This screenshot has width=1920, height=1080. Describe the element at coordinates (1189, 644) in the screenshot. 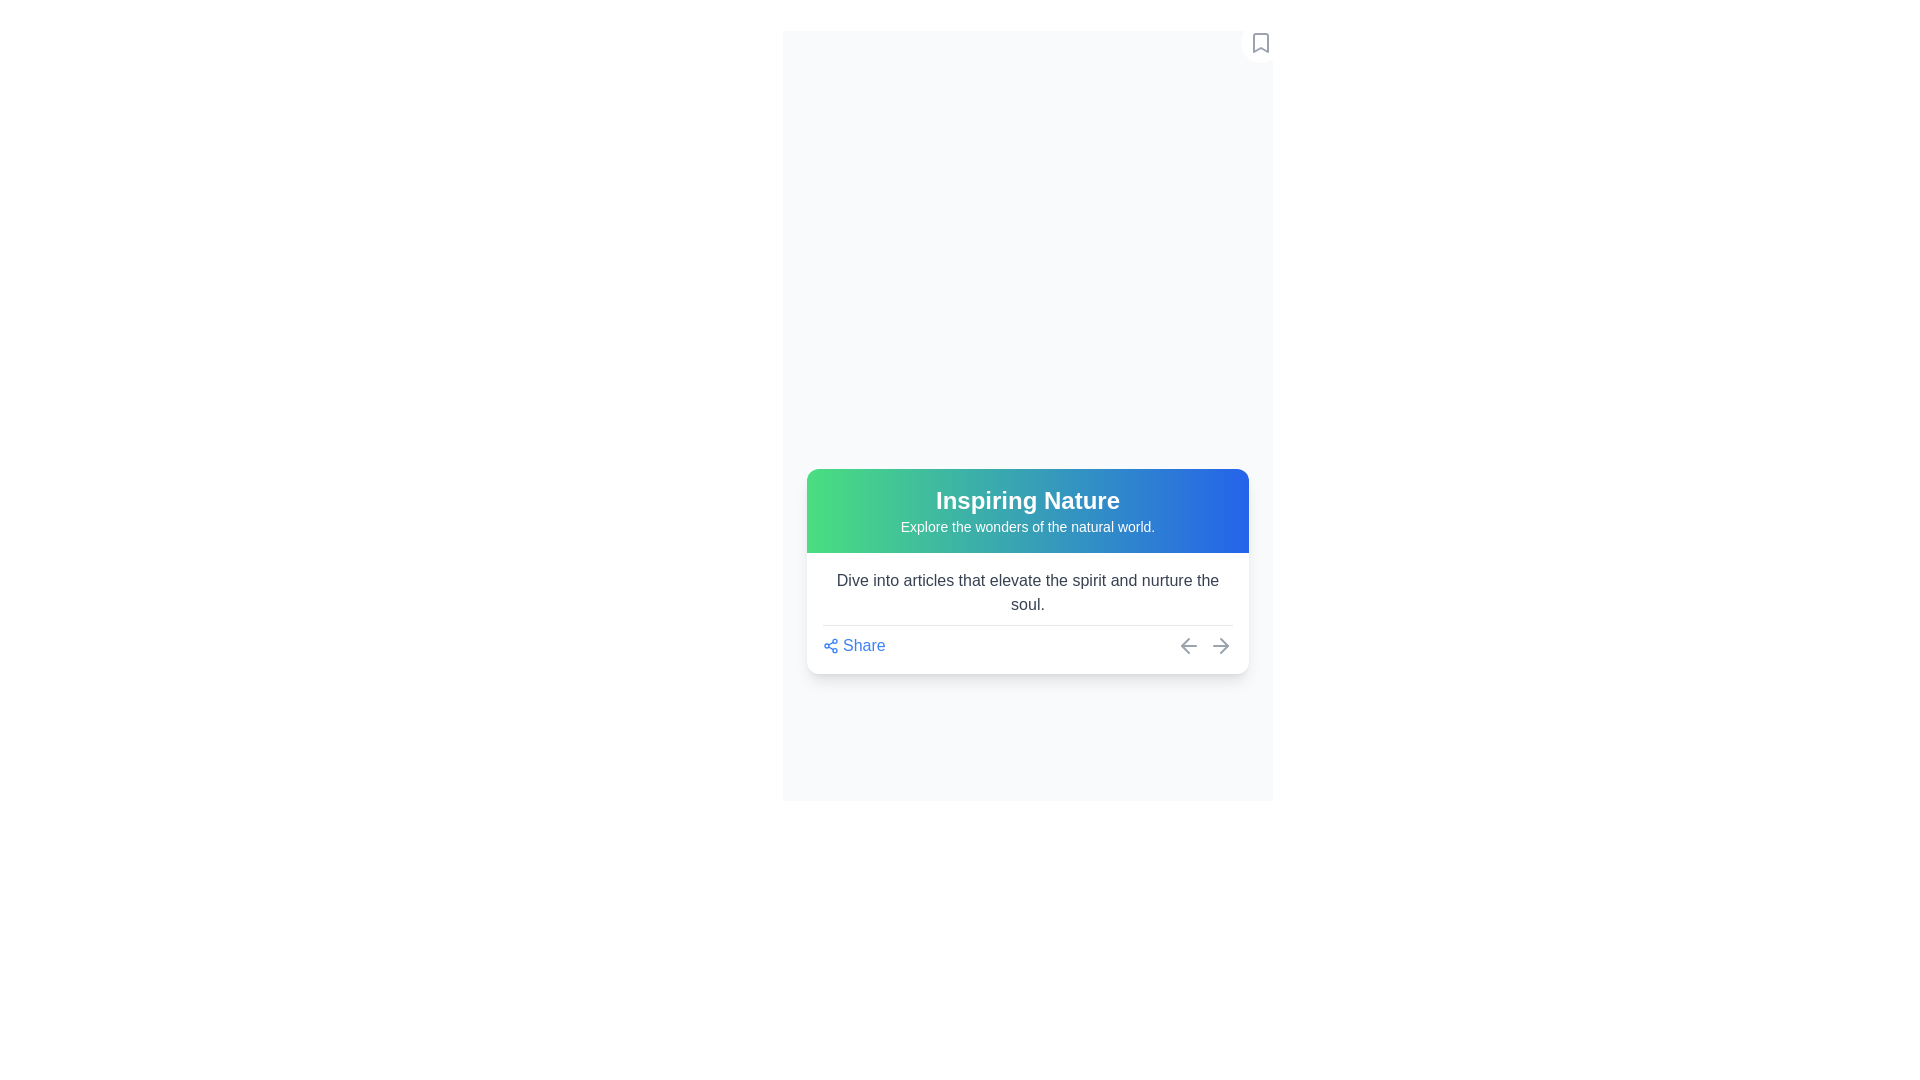

I see `the left arrow icon button located at the bottom right of the 'Inspiring Nature' card` at that location.